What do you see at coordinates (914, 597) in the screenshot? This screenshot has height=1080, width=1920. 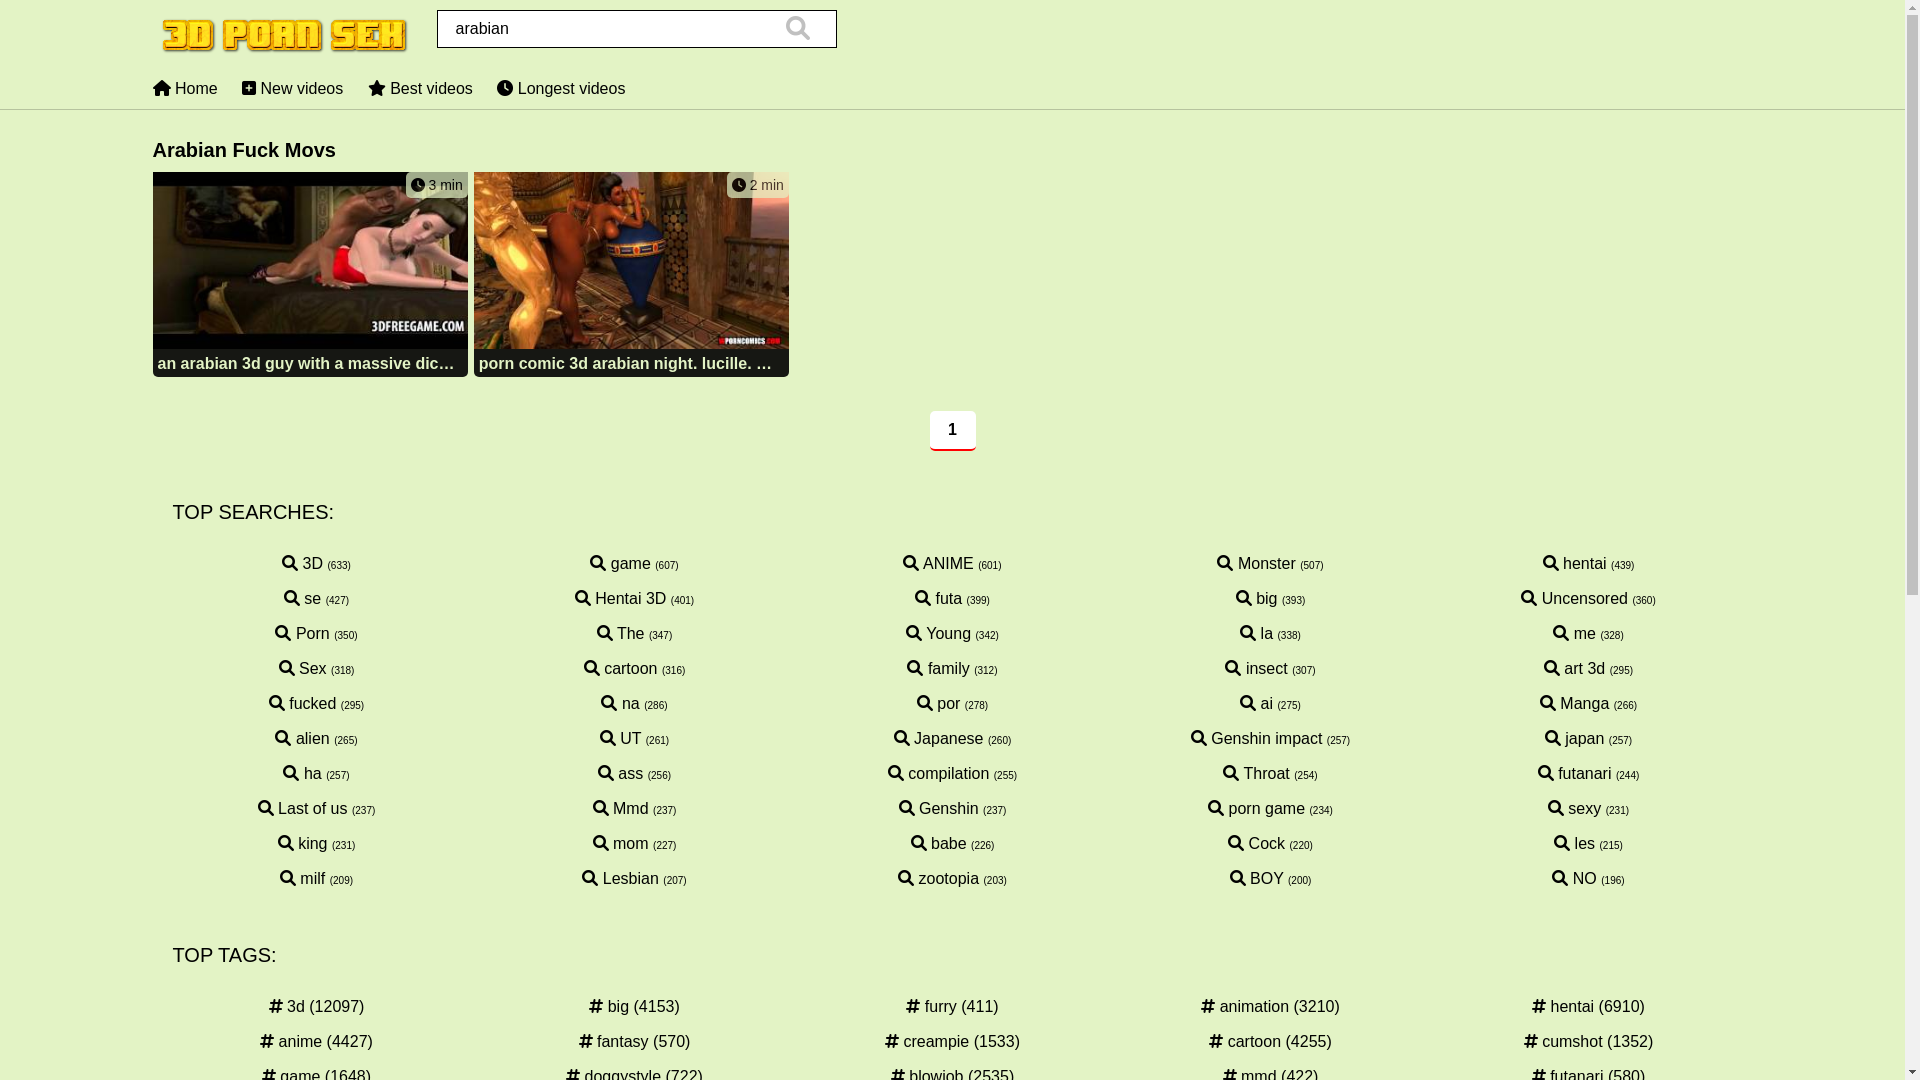 I see `'futa'` at bounding box center [914, 597].